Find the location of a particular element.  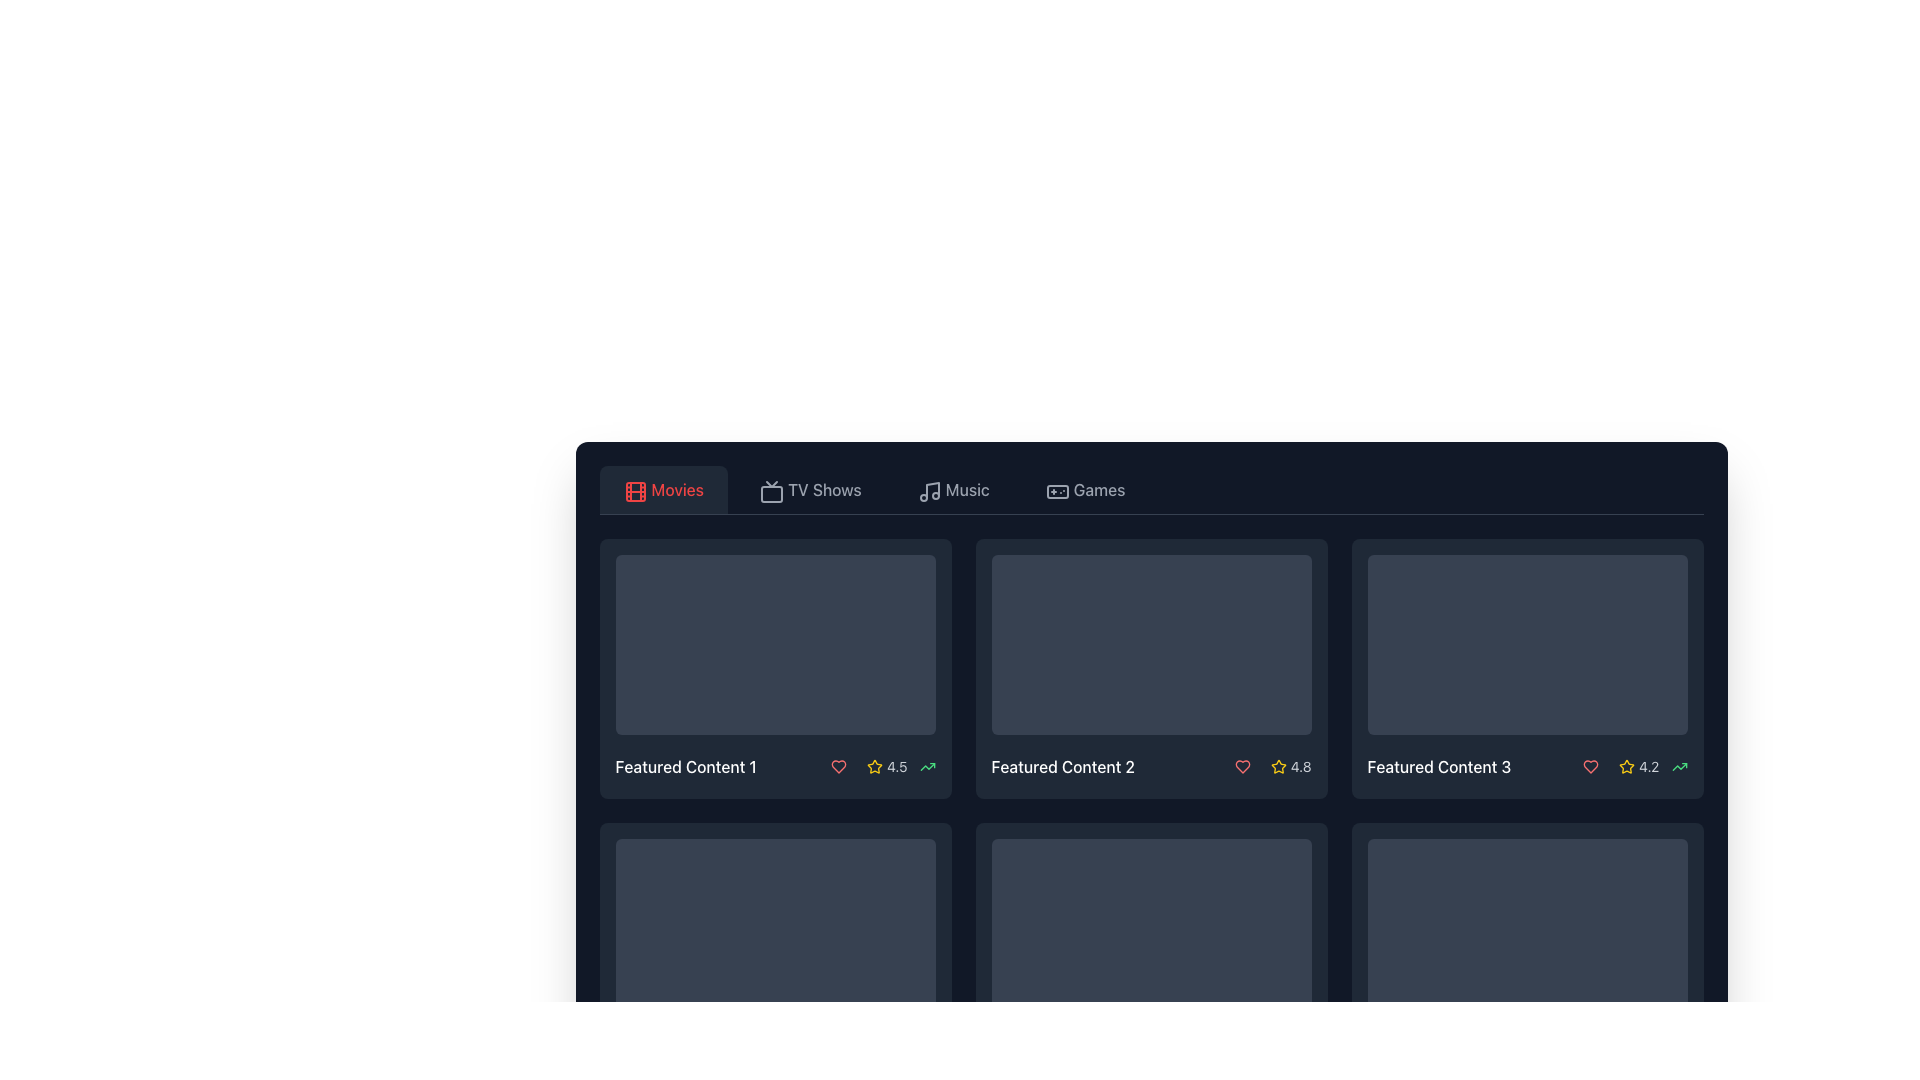

the 'Games' text label located in the fourth position of the horizontal navigation bar is located at coordinates (1098, 489).